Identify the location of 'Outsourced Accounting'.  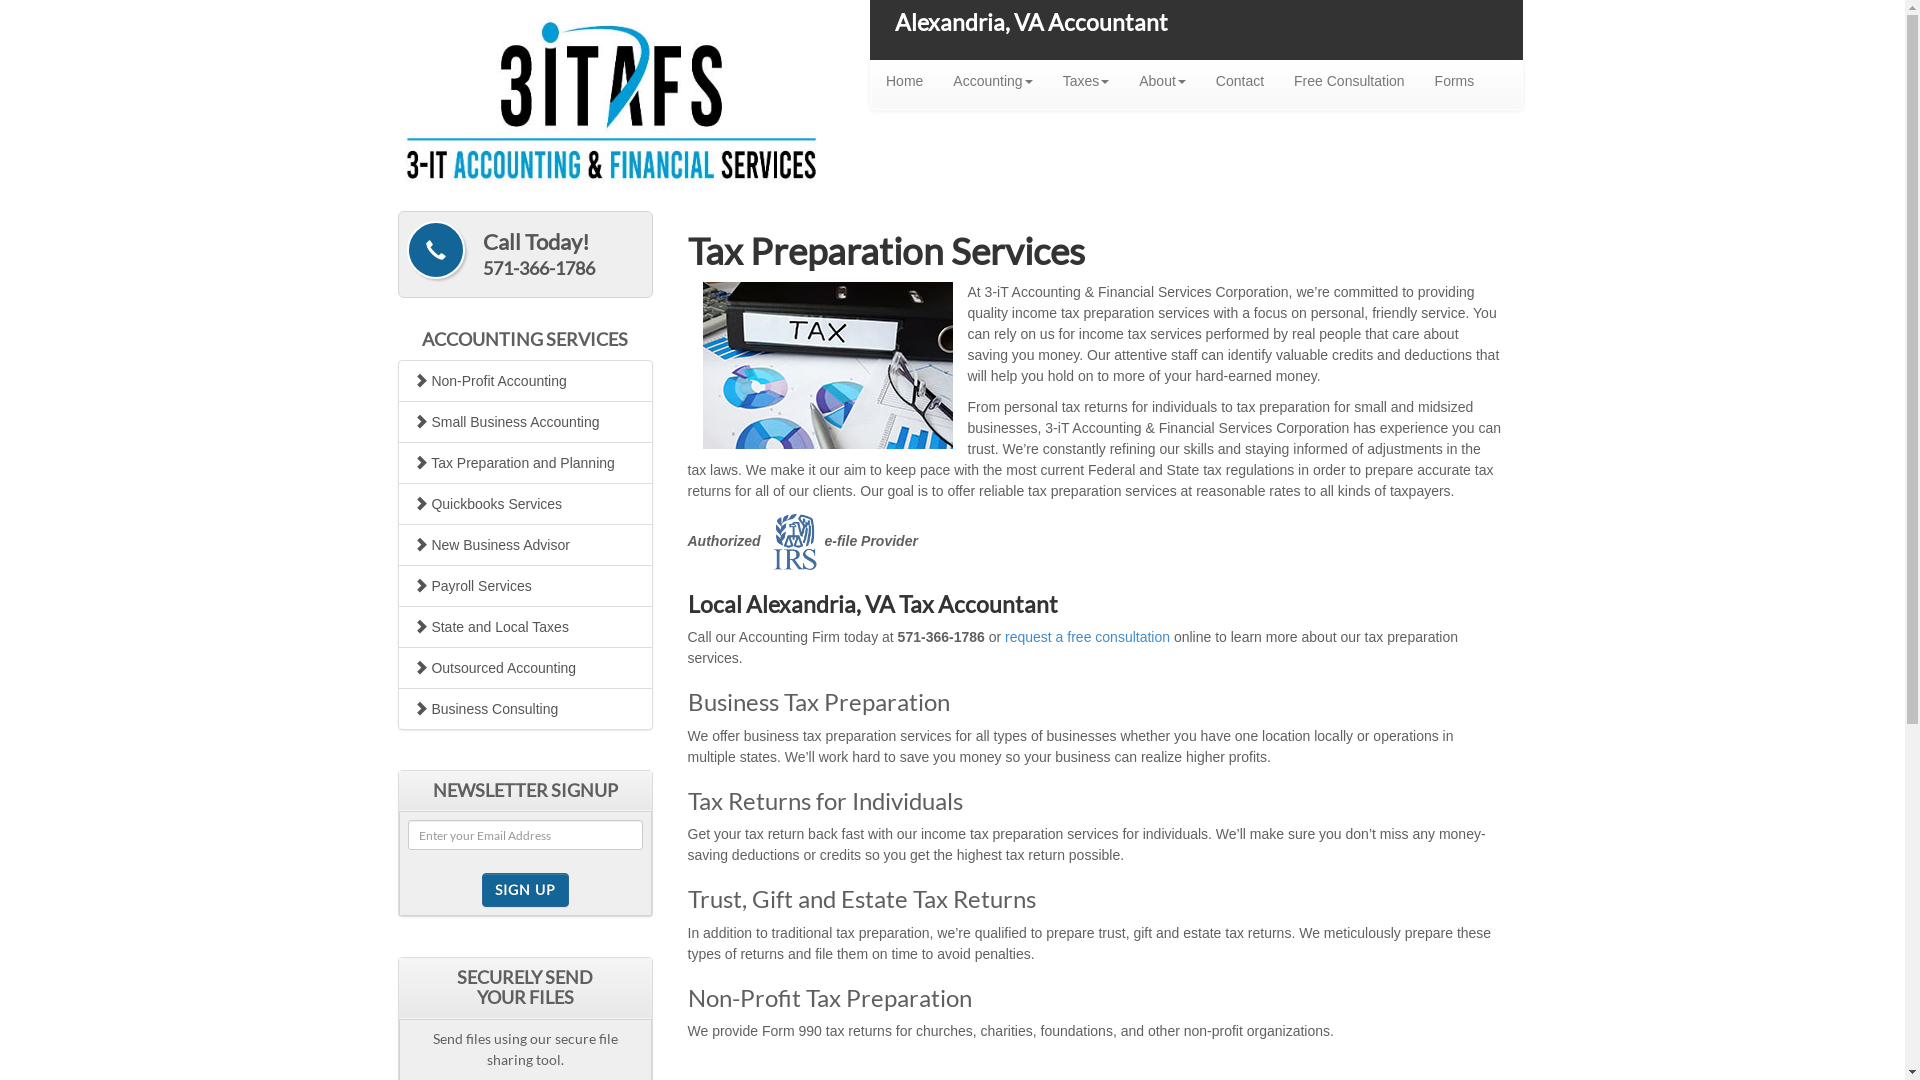
(525, 667).